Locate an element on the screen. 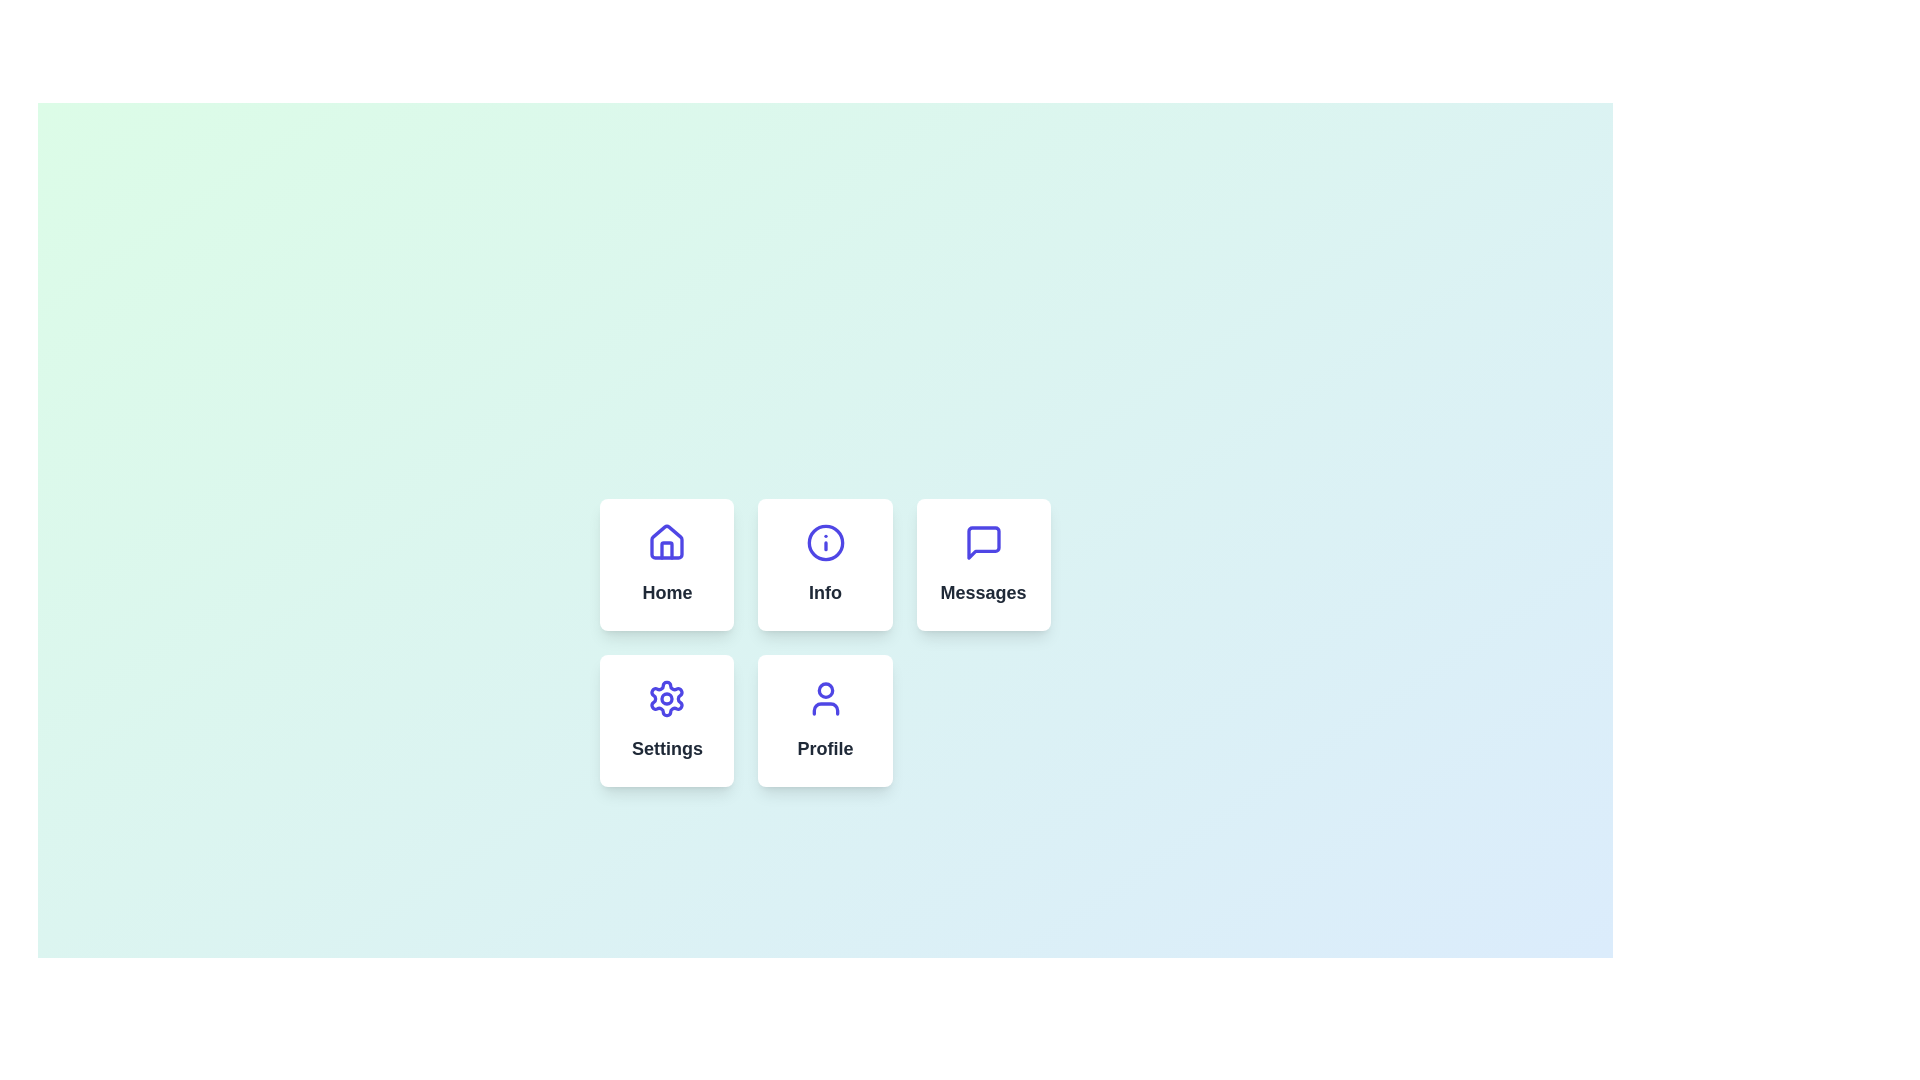  the speech bubble icon with a dot inside, which is styled with a thin, prominently indigo outline and located at the top center of the 'Messages' card in the grid layout is located at coordinates (983, 543).